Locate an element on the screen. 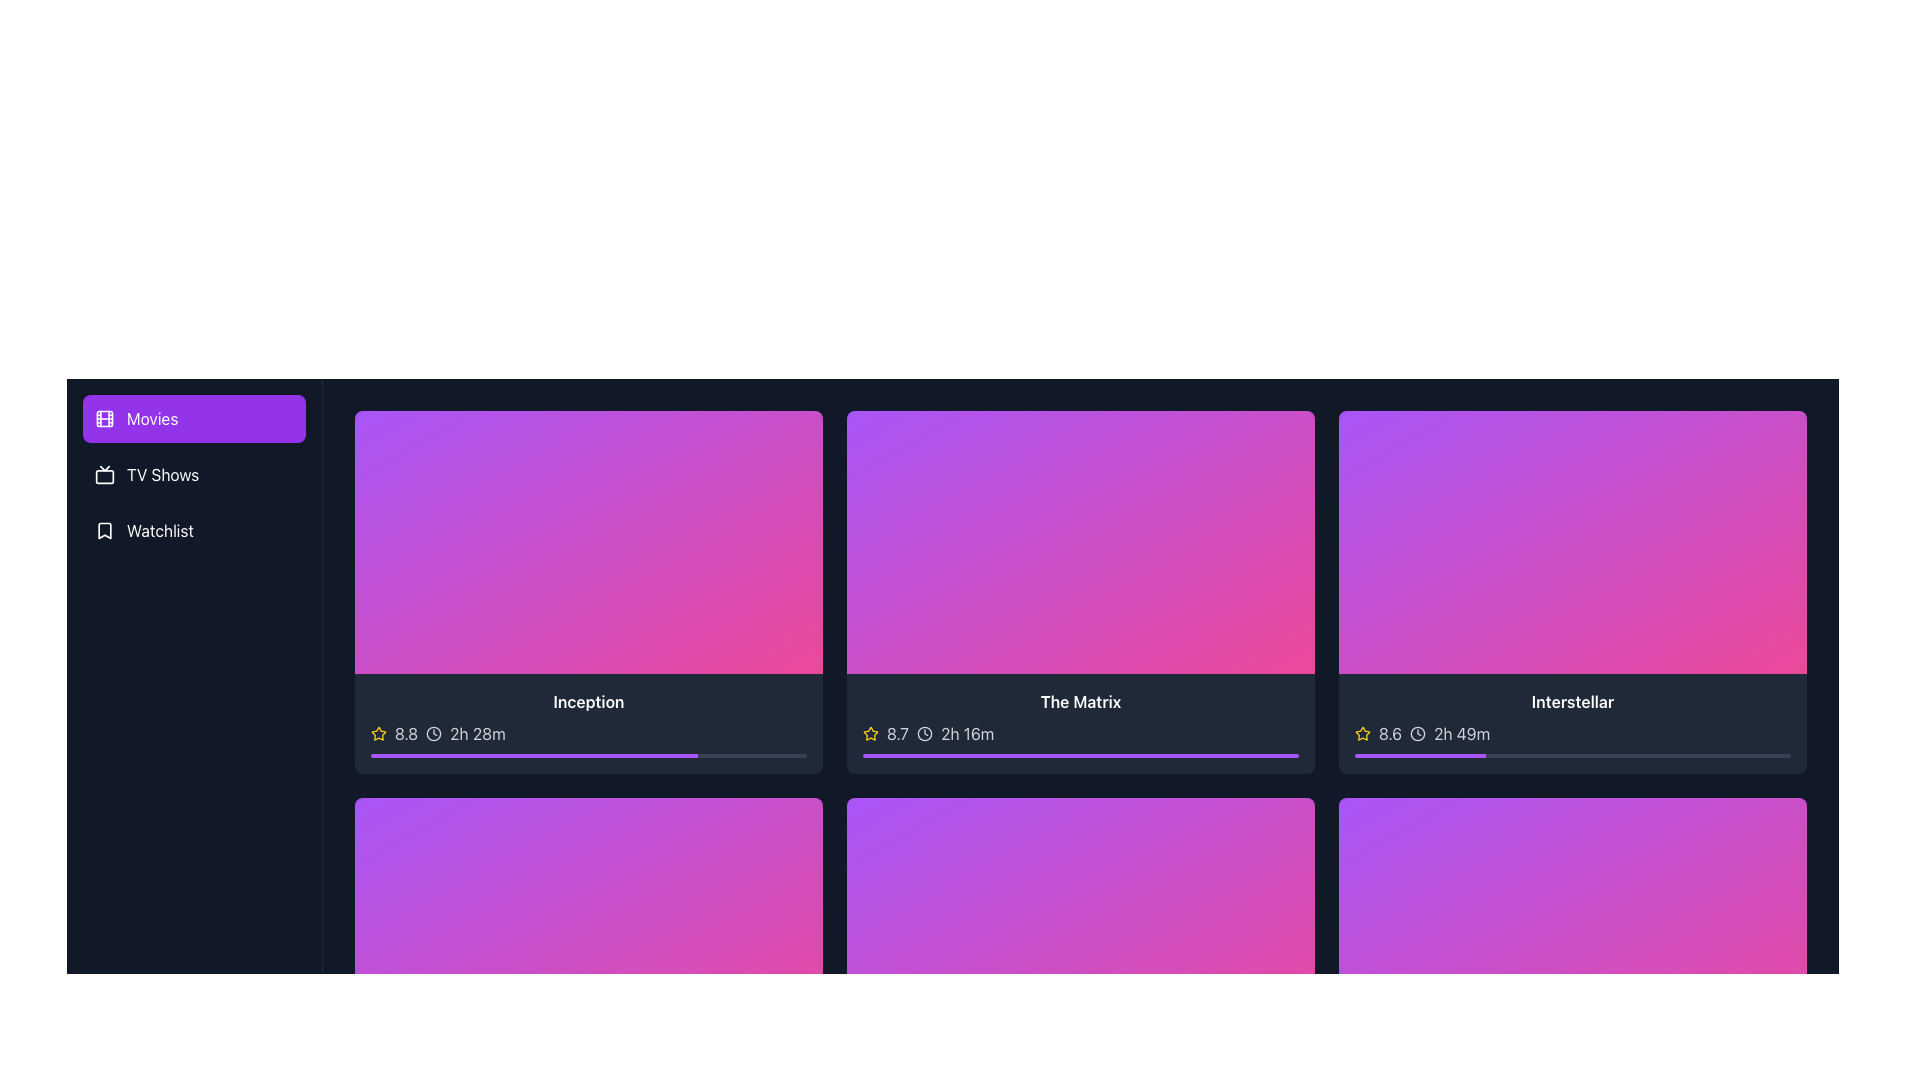  the bookmark button for the movie 'Inception' located at the top-right corner of its card is located at coordinates (797, 434).